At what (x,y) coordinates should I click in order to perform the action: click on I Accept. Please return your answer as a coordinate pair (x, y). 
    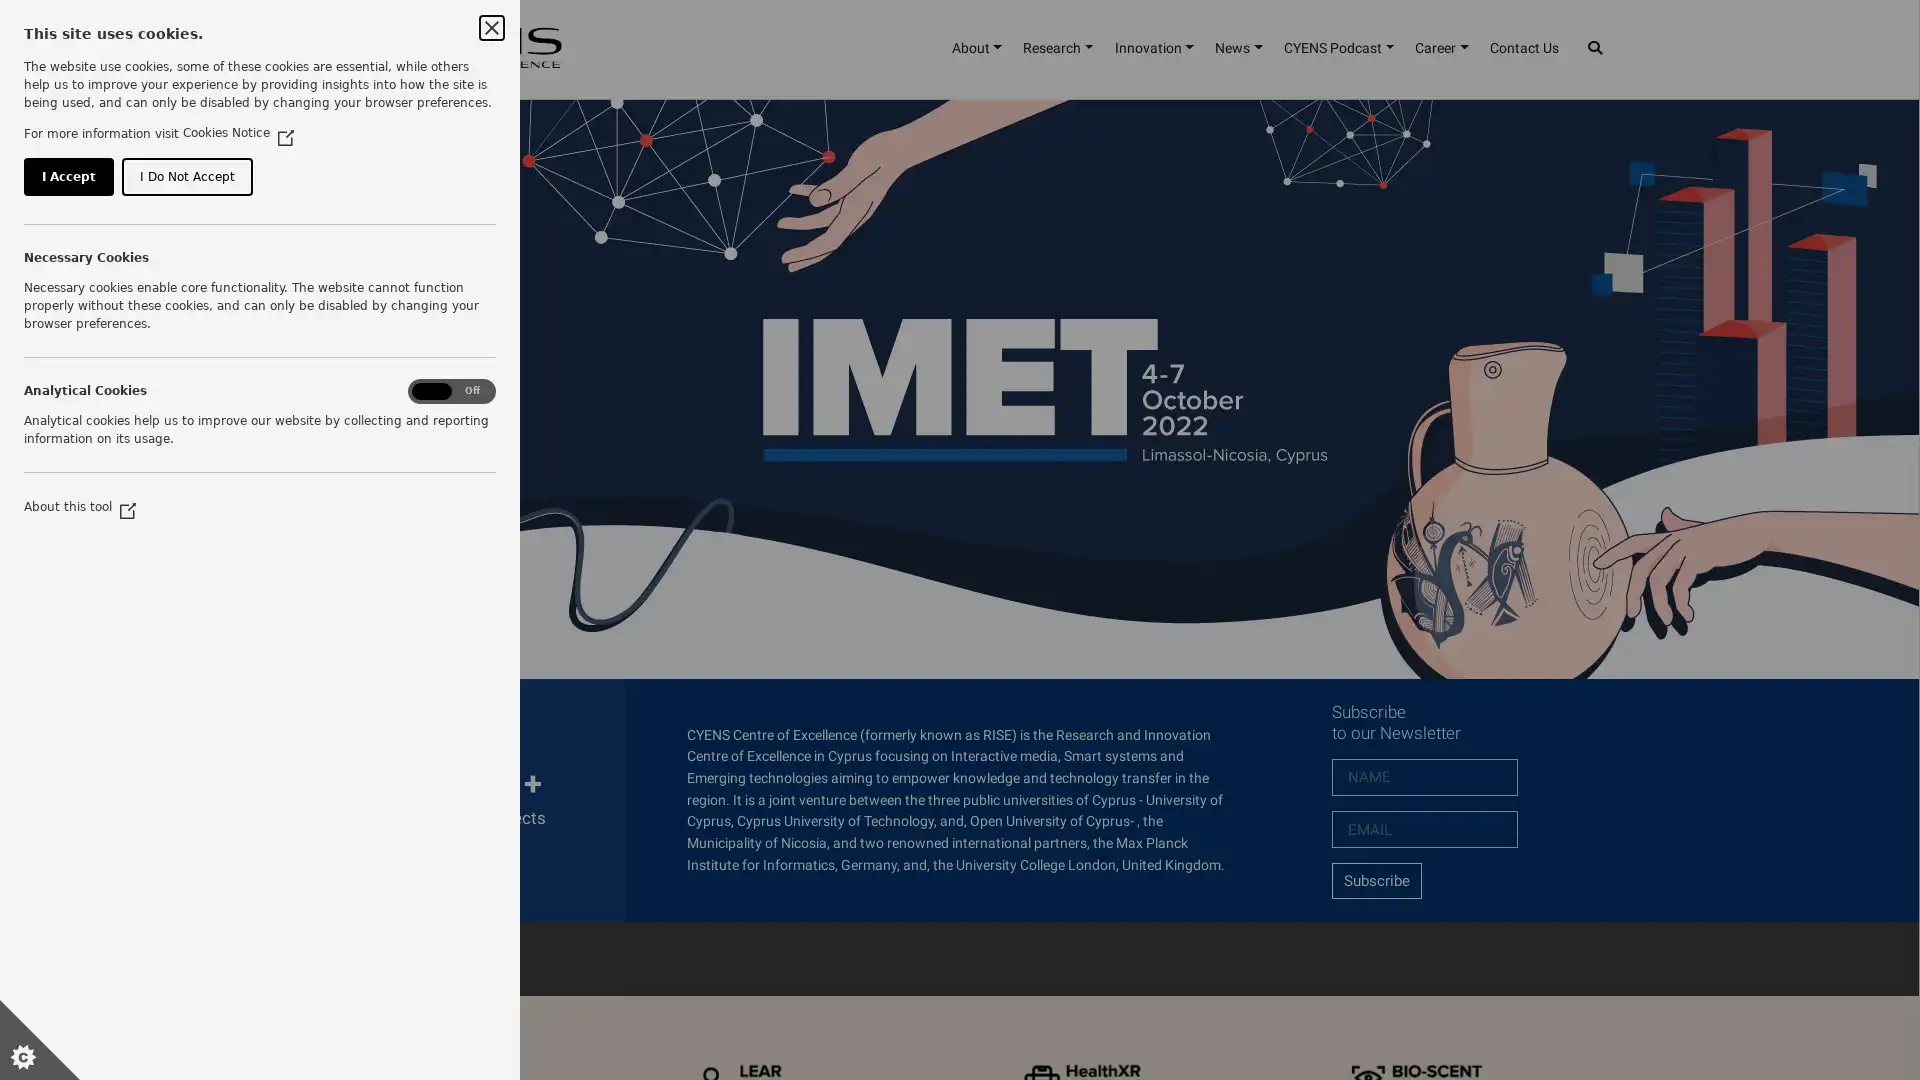
    Looking at the image, I should click on (77, 270).